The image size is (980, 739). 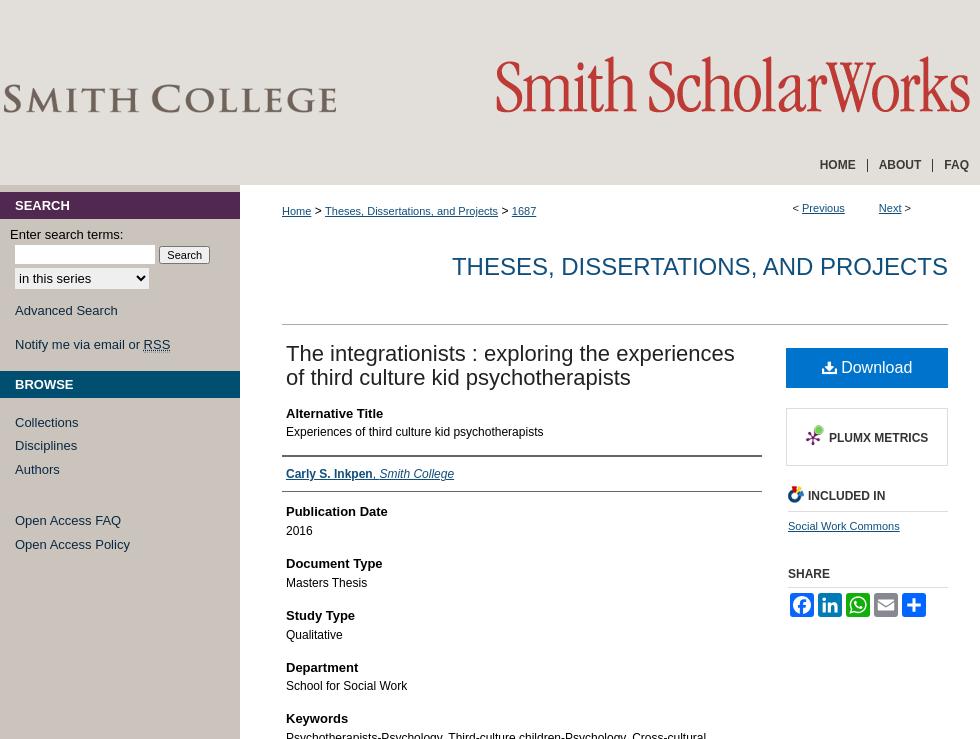 I want to click on 'Open Access Policy', so click(x=72, y=543).